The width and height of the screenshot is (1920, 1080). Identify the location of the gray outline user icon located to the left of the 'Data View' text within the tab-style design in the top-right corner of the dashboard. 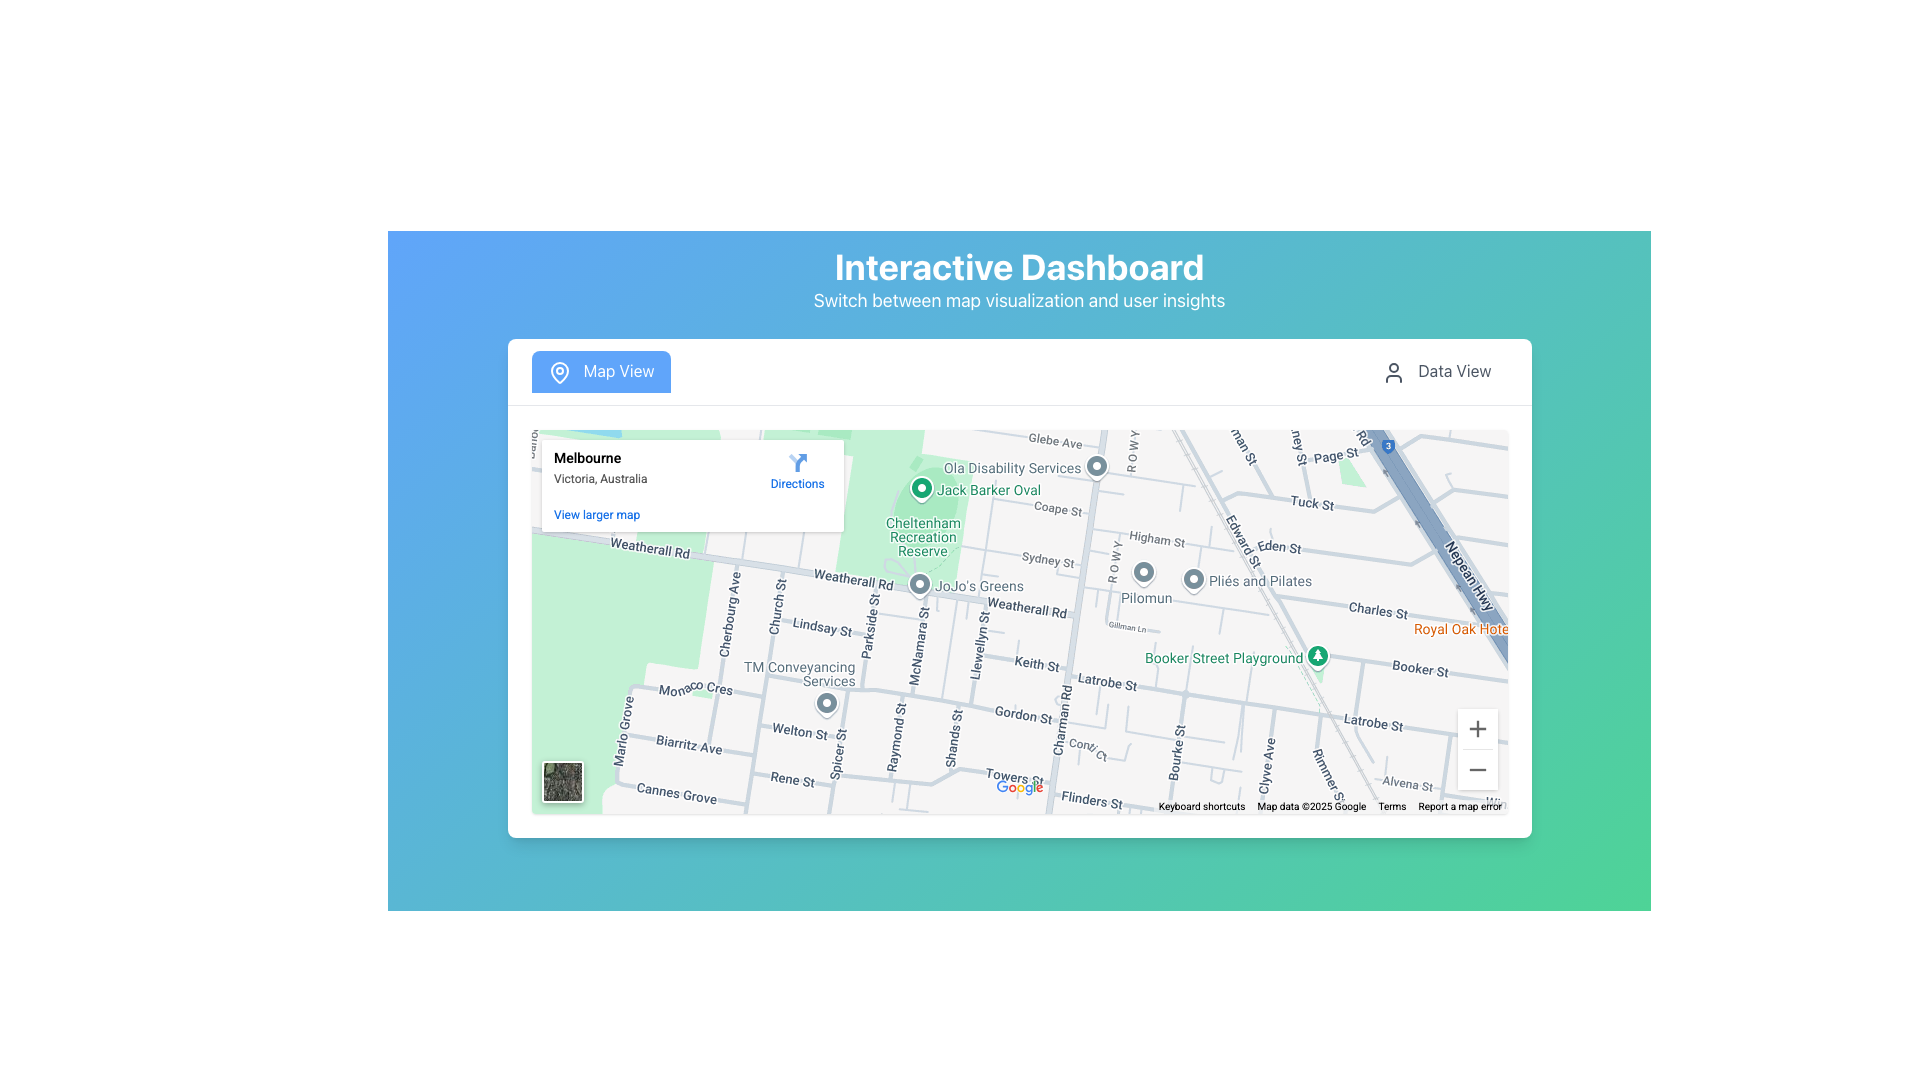
(1393, 372).